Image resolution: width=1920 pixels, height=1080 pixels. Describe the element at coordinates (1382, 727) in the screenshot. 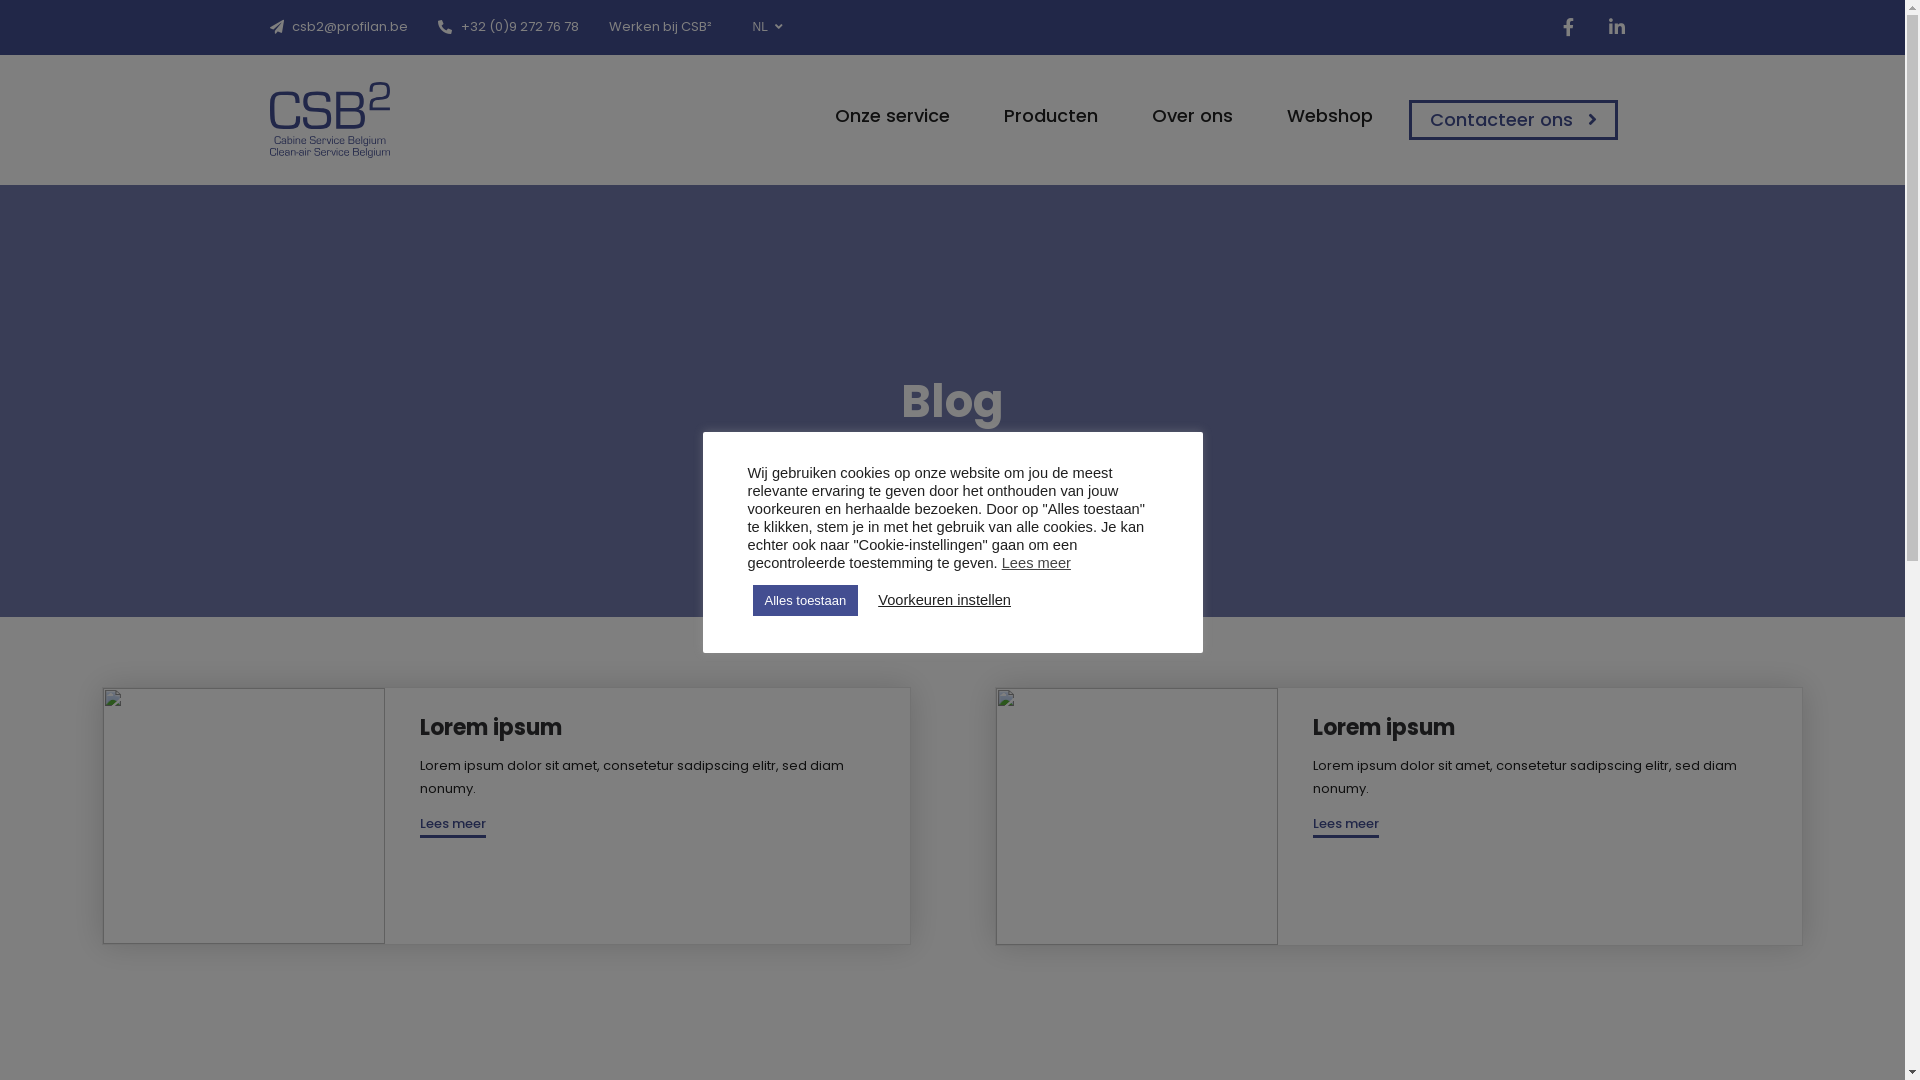

I see `'Lorem ipsum'` at that location.